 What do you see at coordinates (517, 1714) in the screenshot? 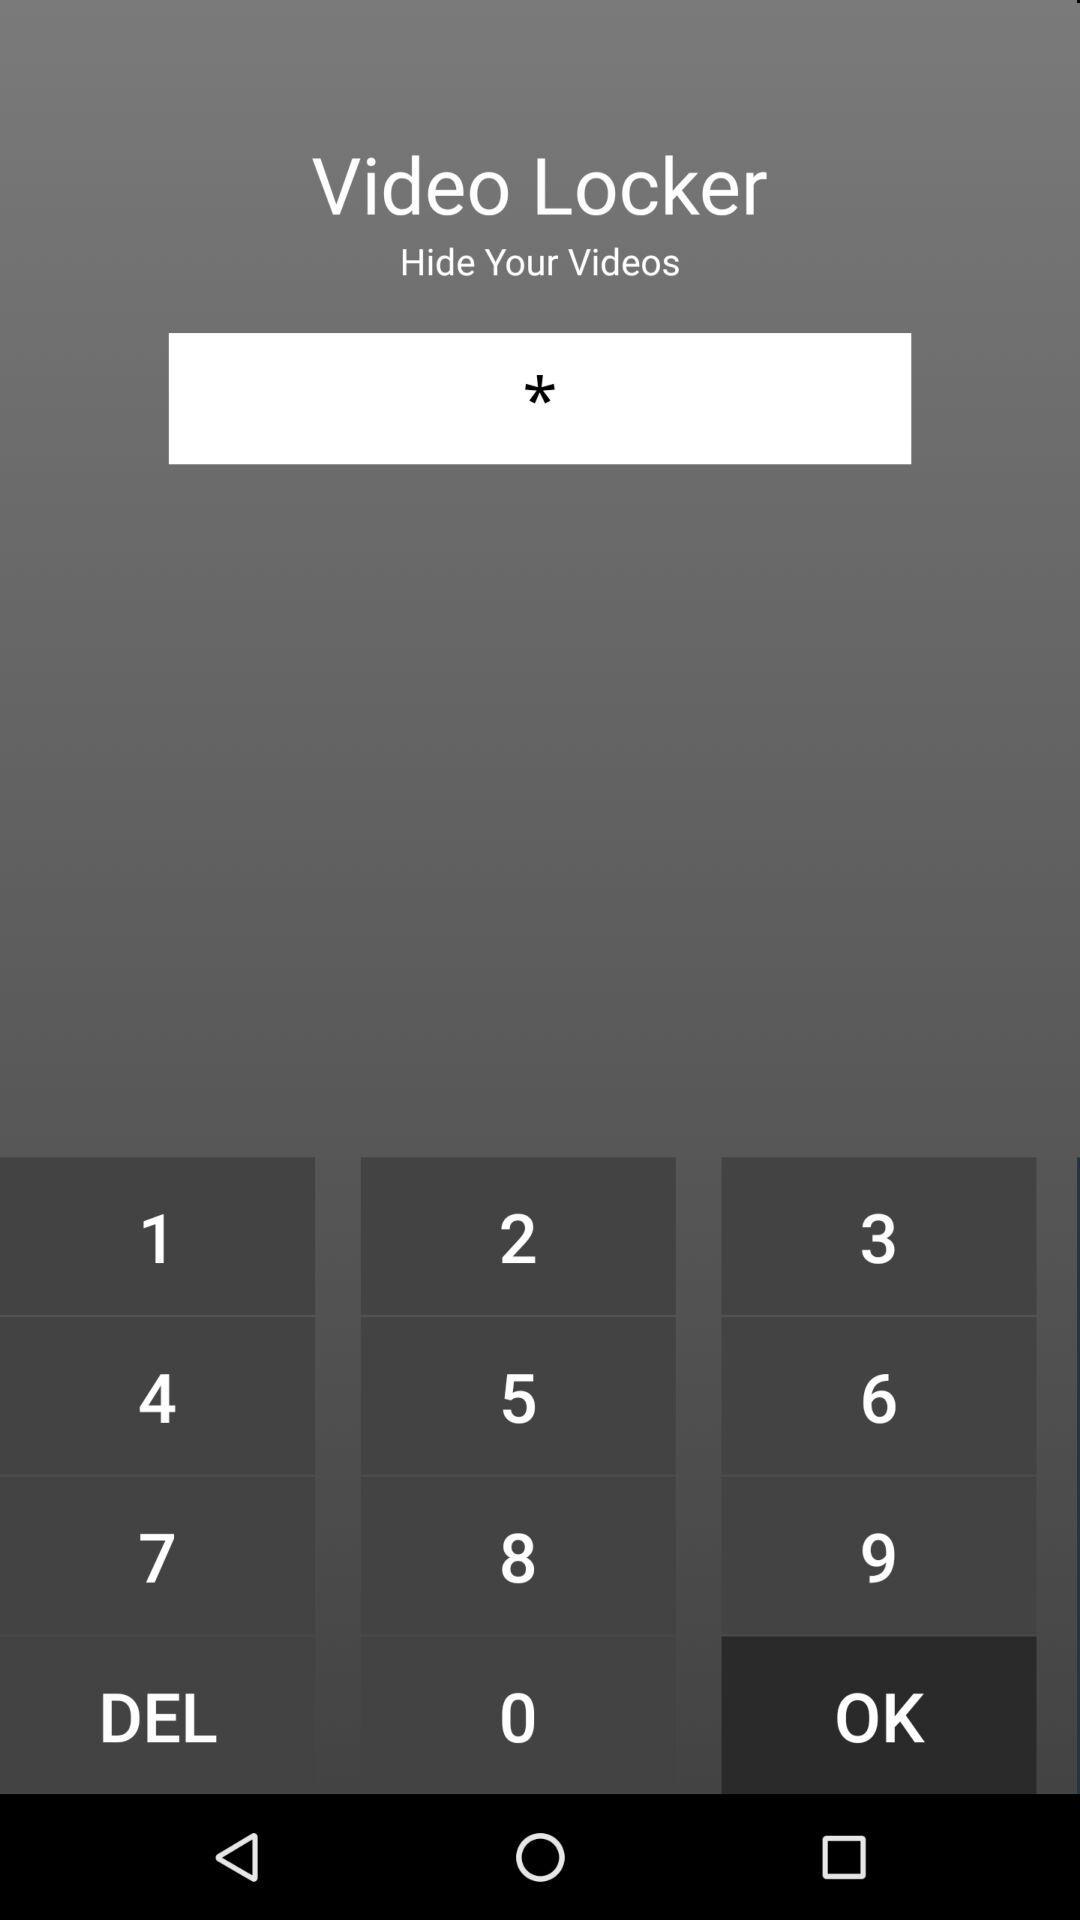
I see `item to the left of the 9 item` at bounding box center [517, 1714].